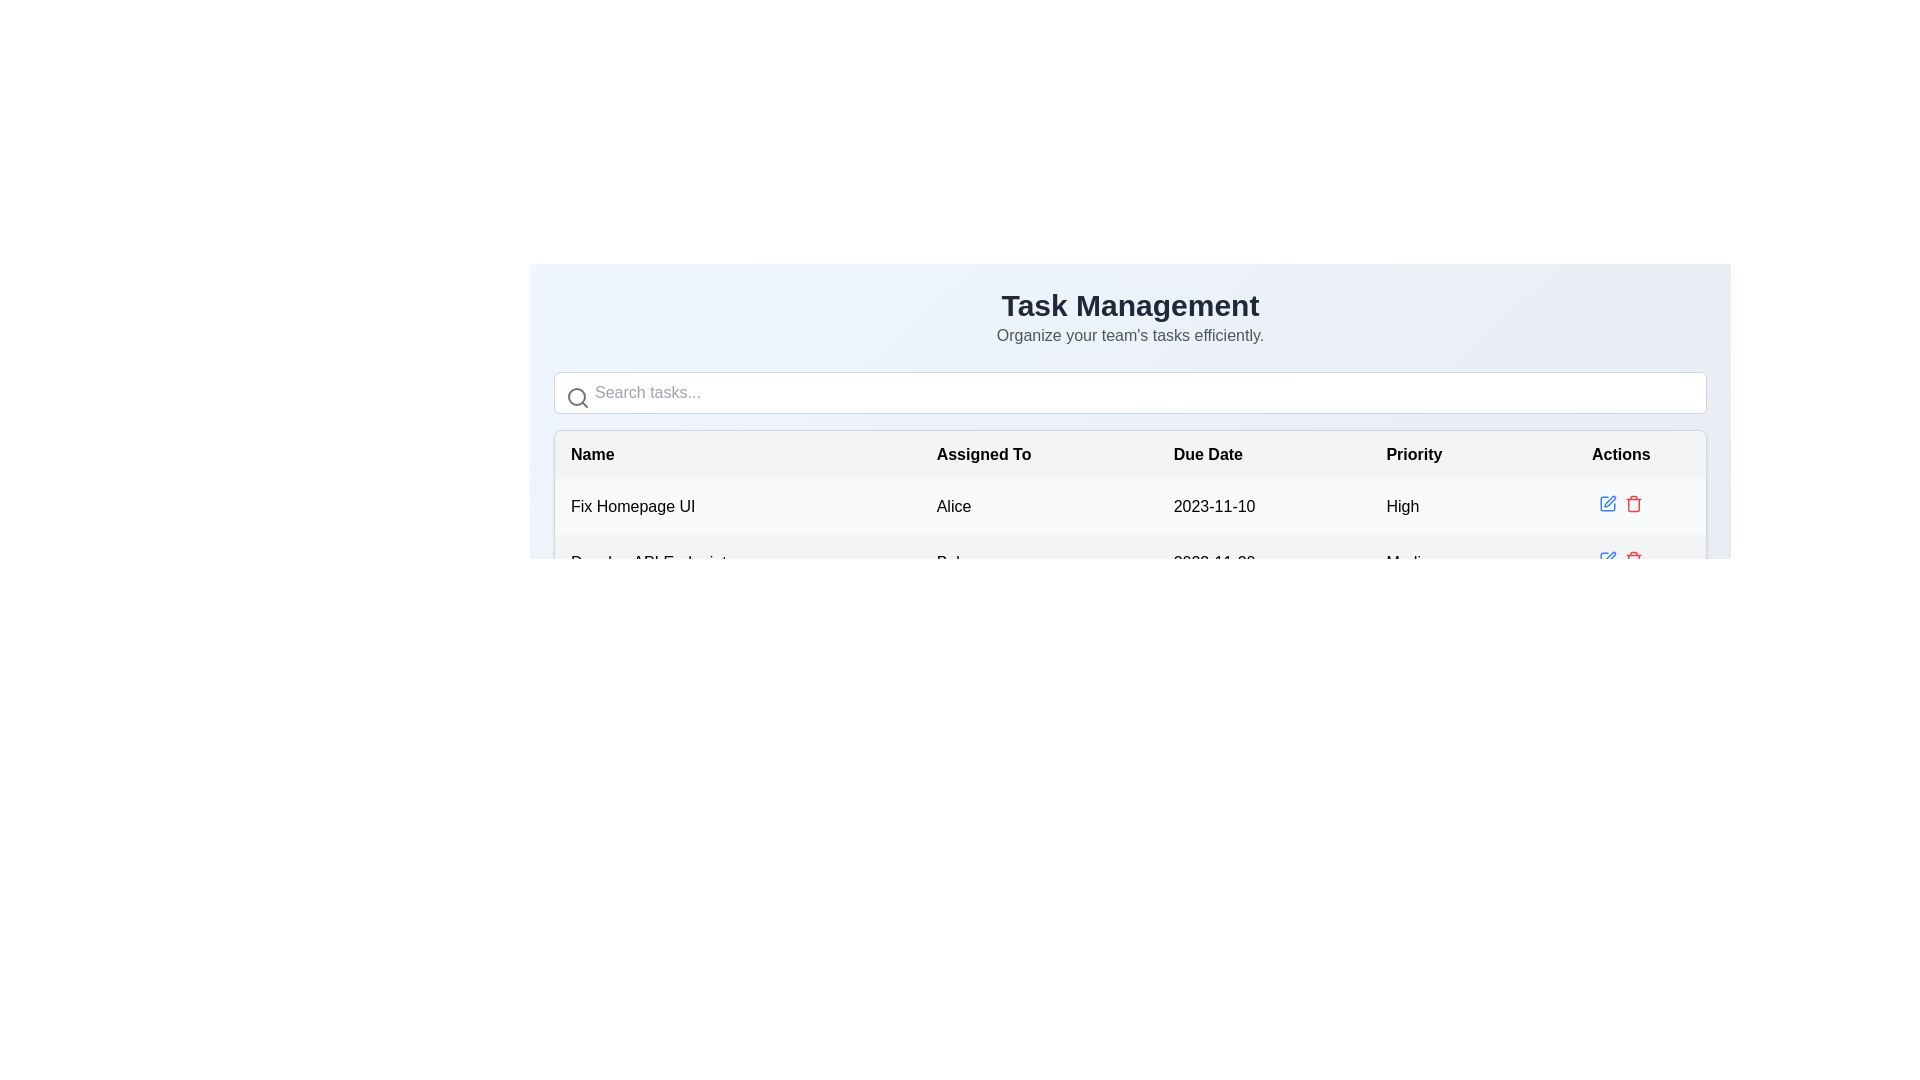 Image resolution: width=1920 pixels, height=1080 pixels. I want to click on the header text element that serves as a label for the actions column, located at the rightmost position of the header row in the table layout, so click(1621, 455).